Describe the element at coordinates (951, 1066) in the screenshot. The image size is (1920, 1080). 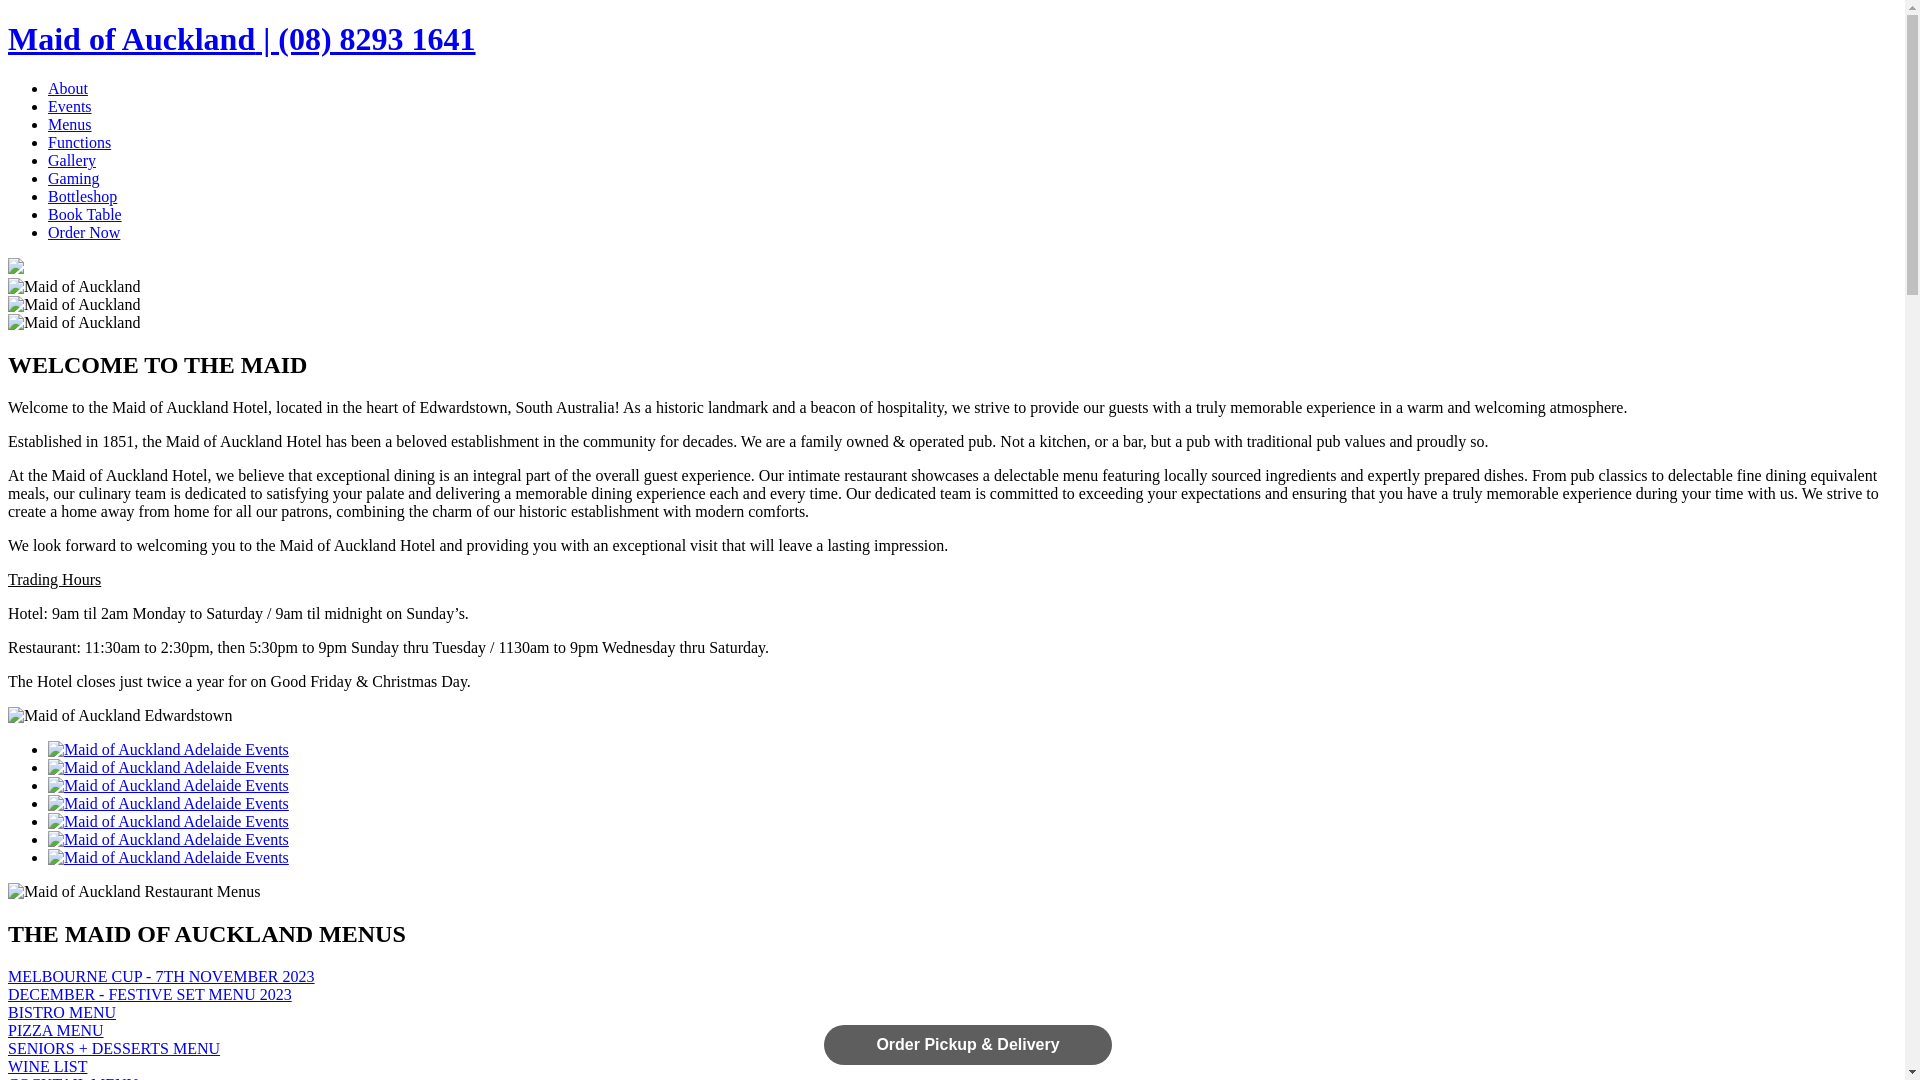
I see `'WINE LIST'` at that location.